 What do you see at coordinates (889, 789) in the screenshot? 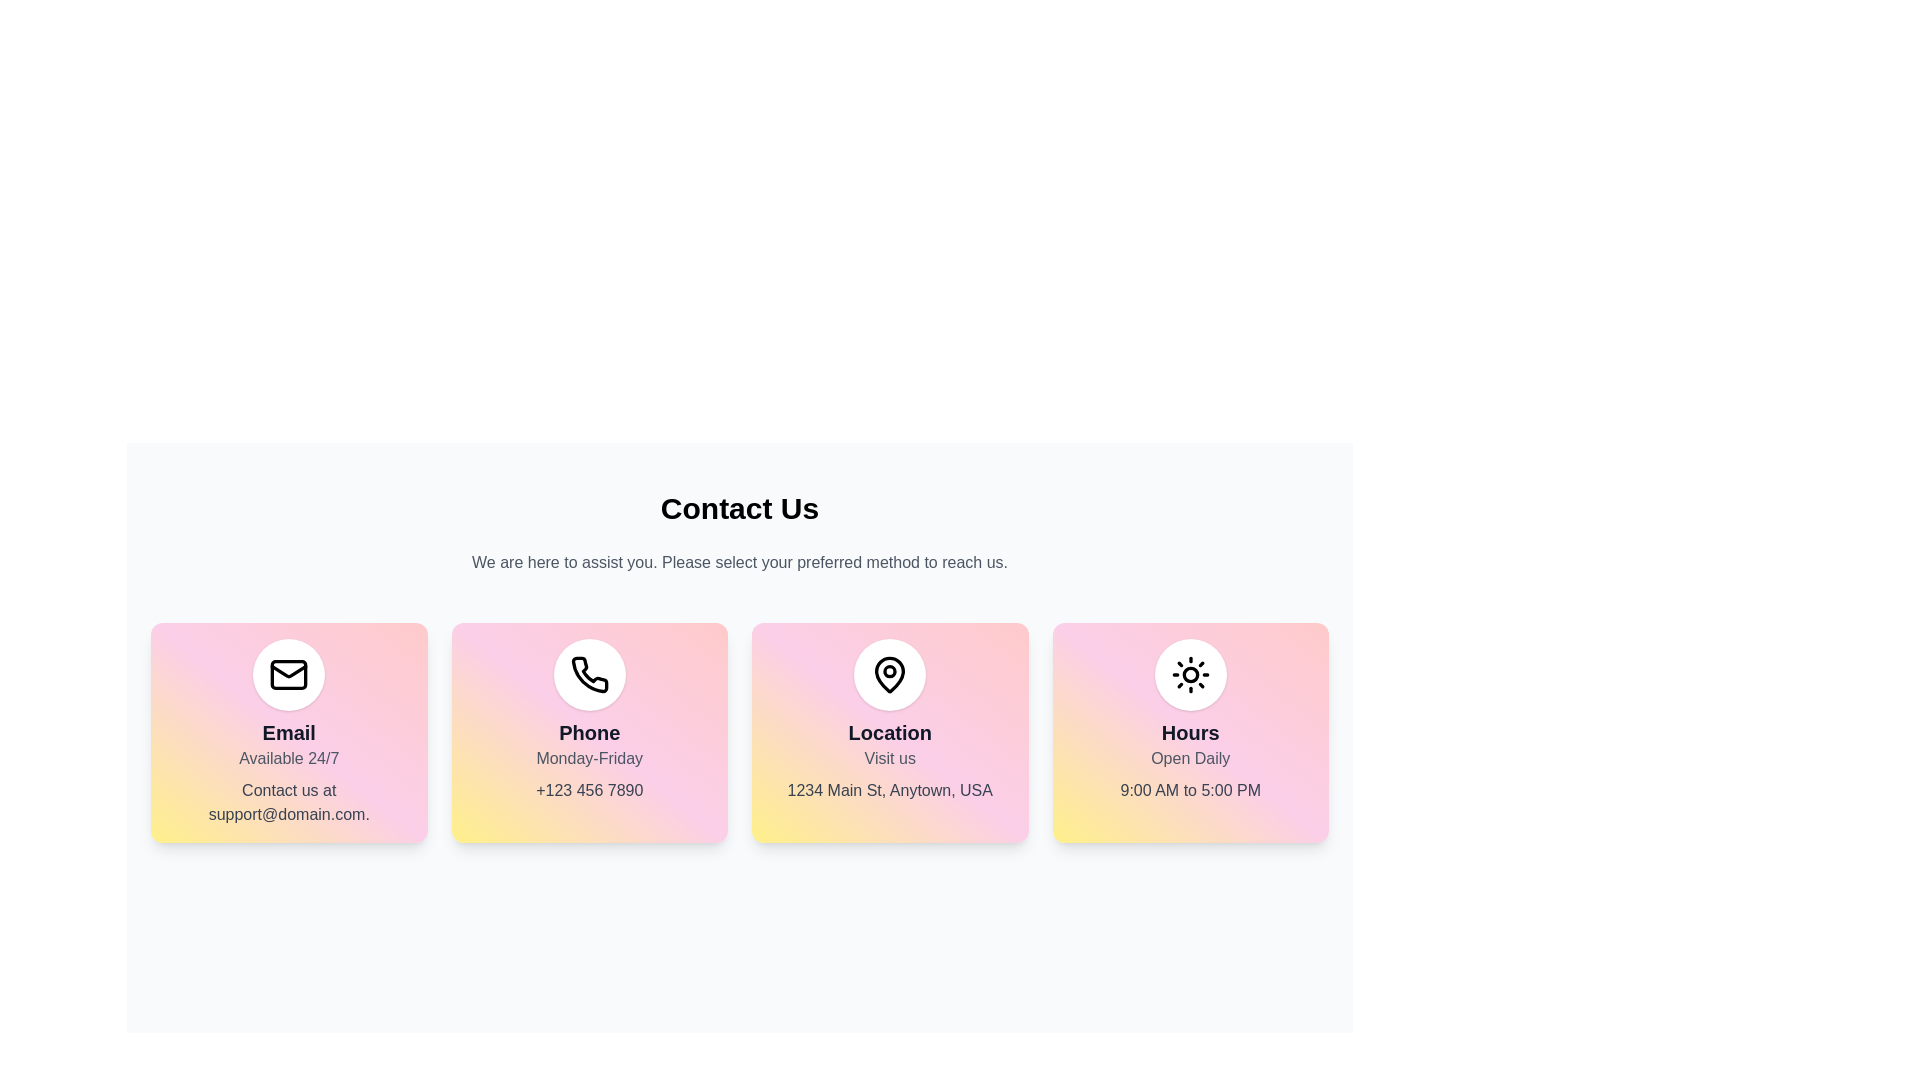
I see `the contact information text located below the 'Visit us' text and 'Location' header in the third card from the left` at bounding box center [889, 789].